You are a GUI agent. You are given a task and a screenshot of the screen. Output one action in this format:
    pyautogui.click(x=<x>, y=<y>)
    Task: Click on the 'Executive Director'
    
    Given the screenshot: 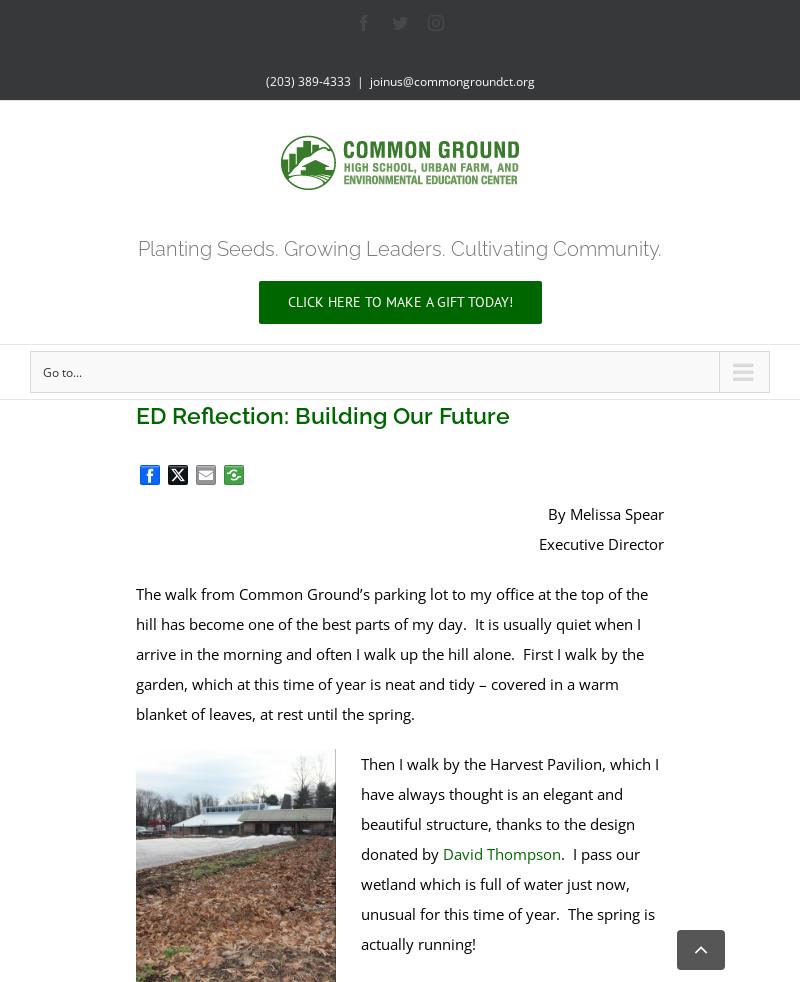 What is the action you would take?
    pyautogui.click(x=538, y=542)
    